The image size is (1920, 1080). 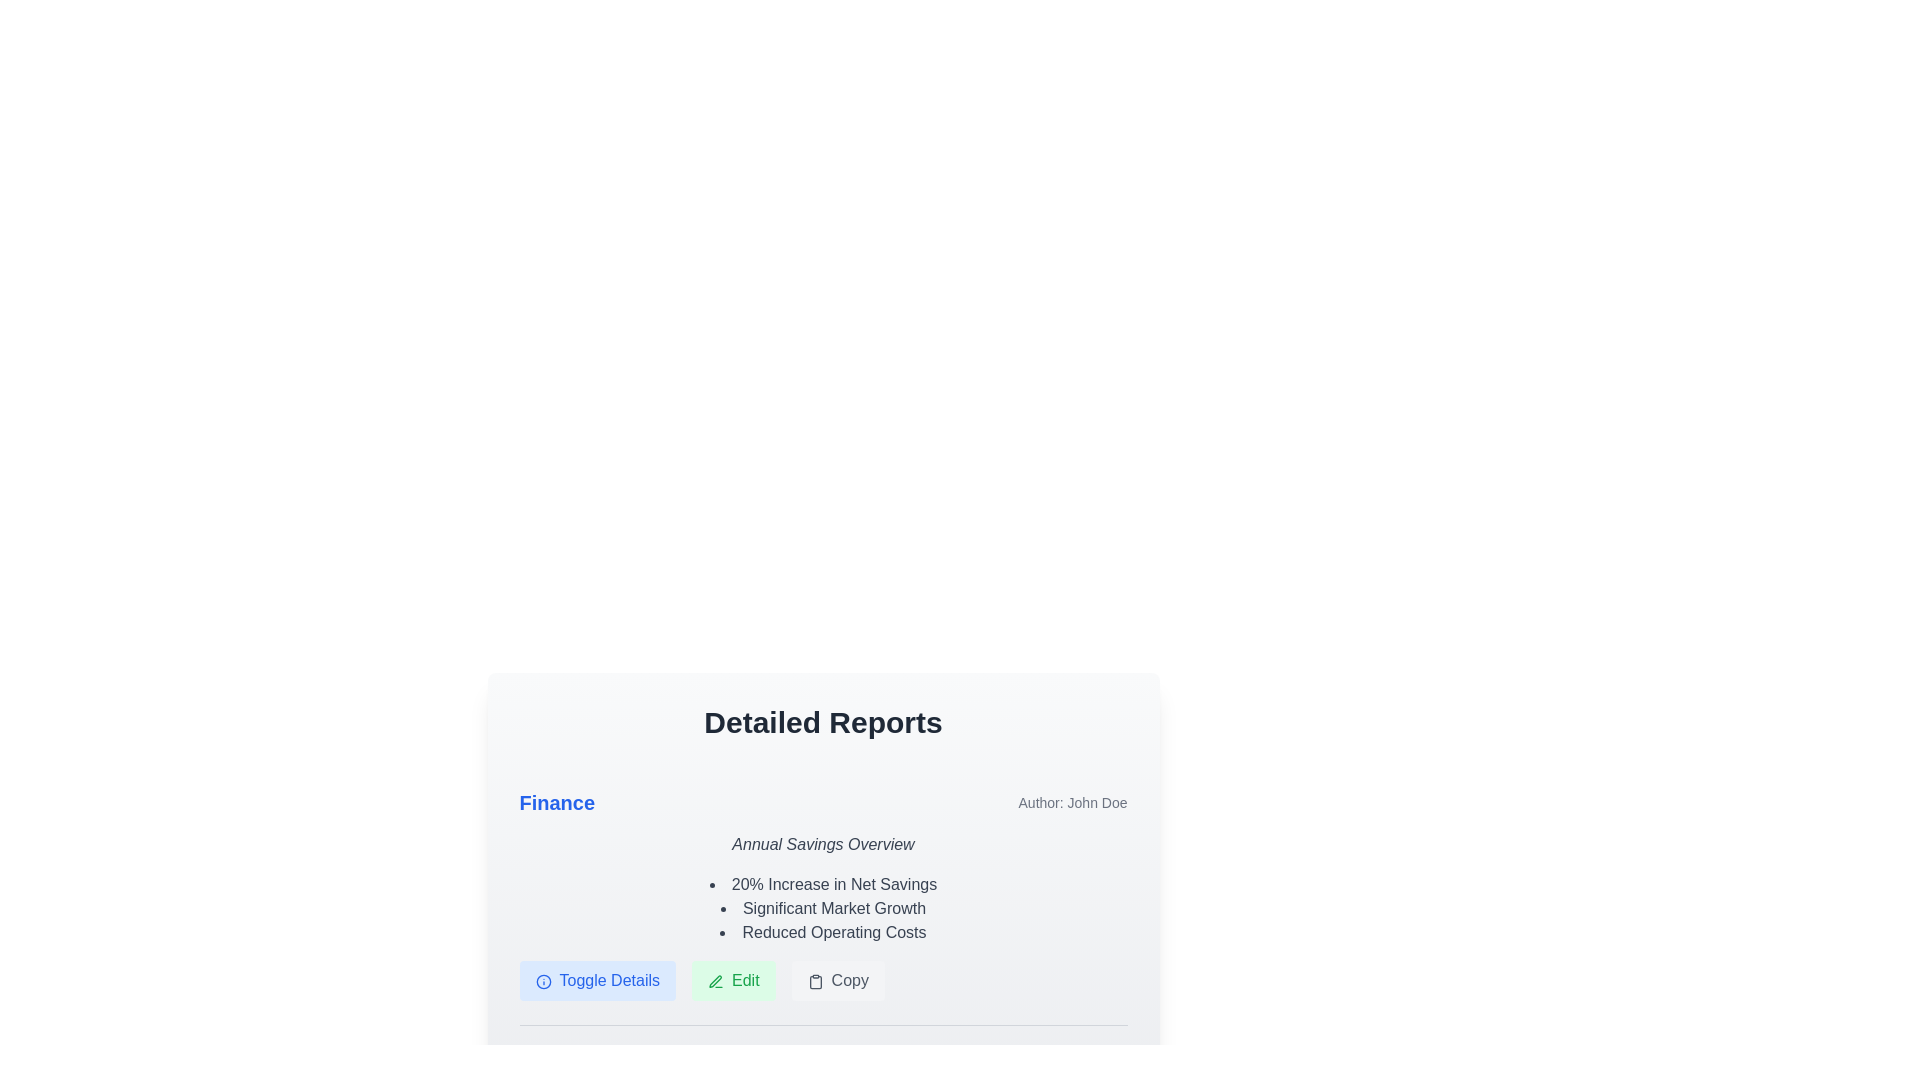 I want to click on the textual bullet list item displaying 'Reduced Operating Costs', which is the third item in the list under 'Annual Savings Overview', so click(x=823, y=933).